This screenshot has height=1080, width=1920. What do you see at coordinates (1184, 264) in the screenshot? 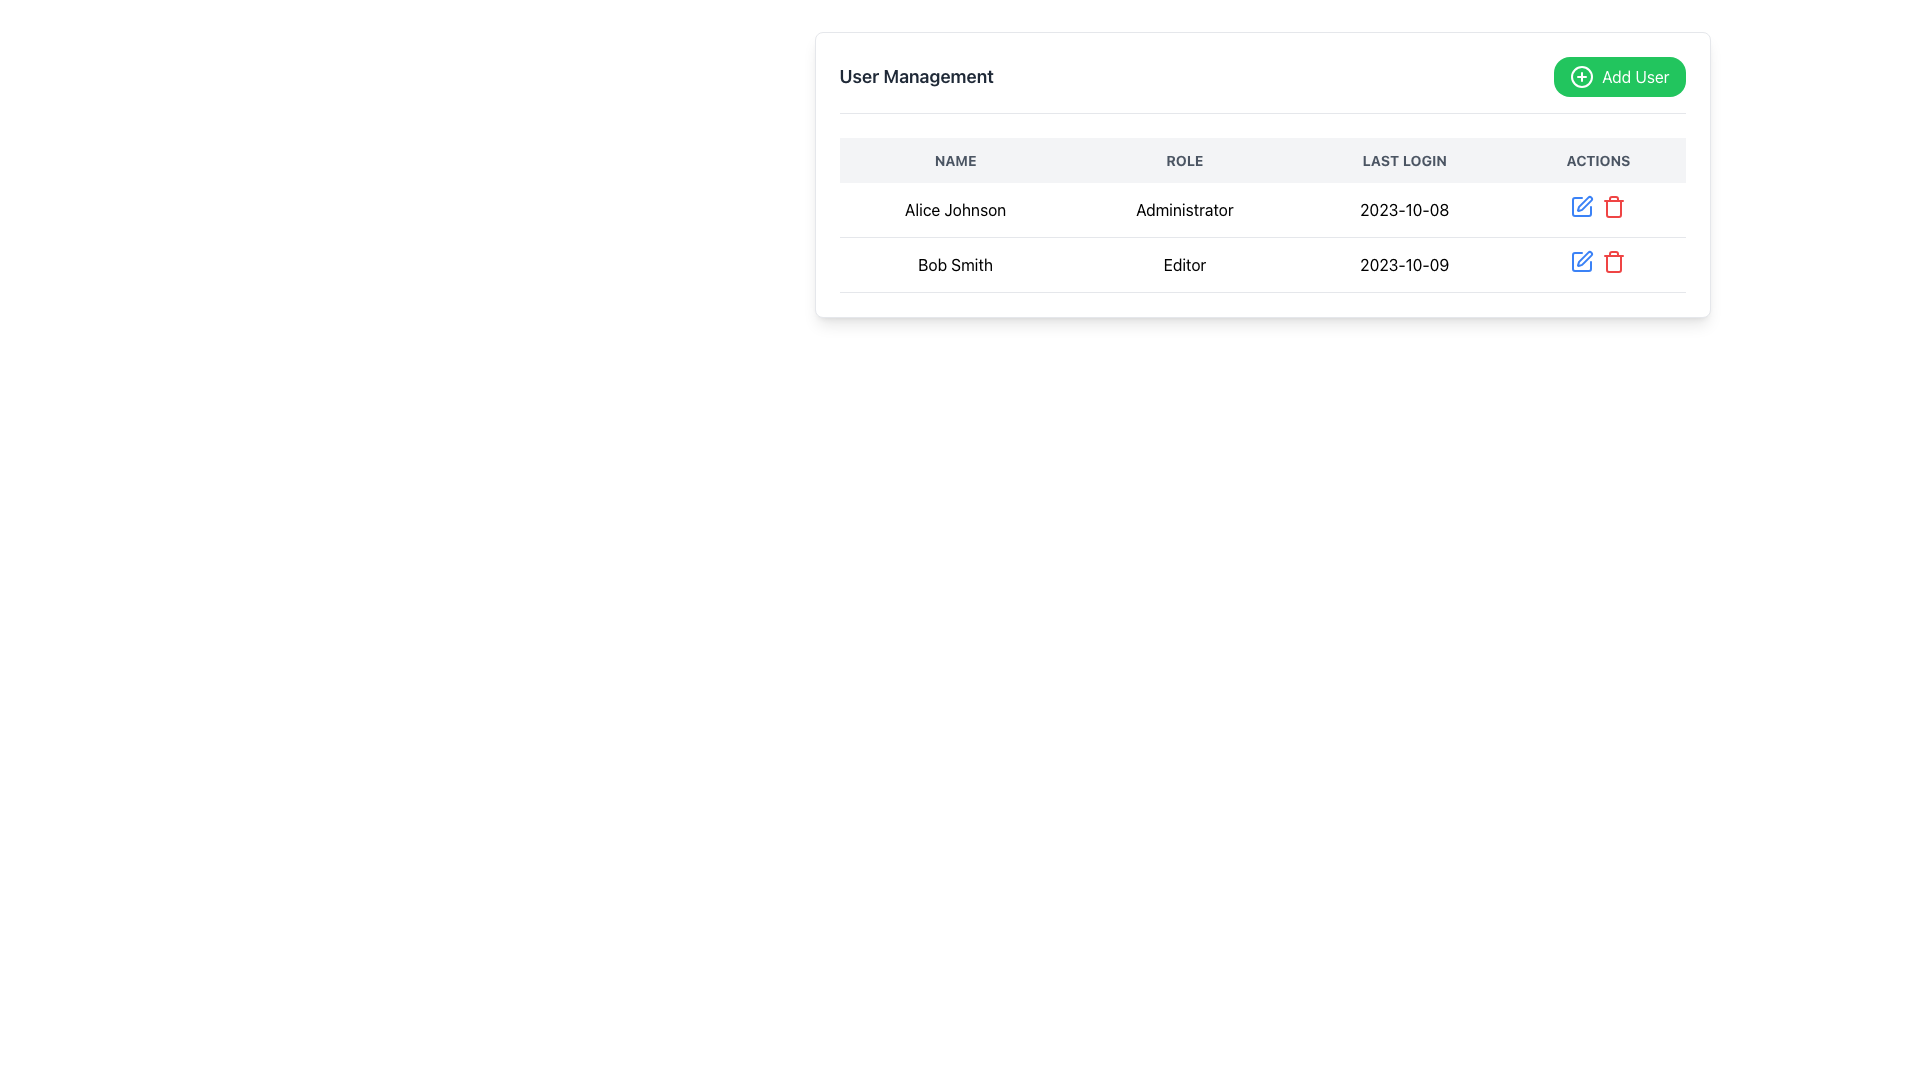
I see `the text label displaying the role description for the user 'Bob Smith' located in the second row under the 'Role' column` at bounding box center [1184, 264].